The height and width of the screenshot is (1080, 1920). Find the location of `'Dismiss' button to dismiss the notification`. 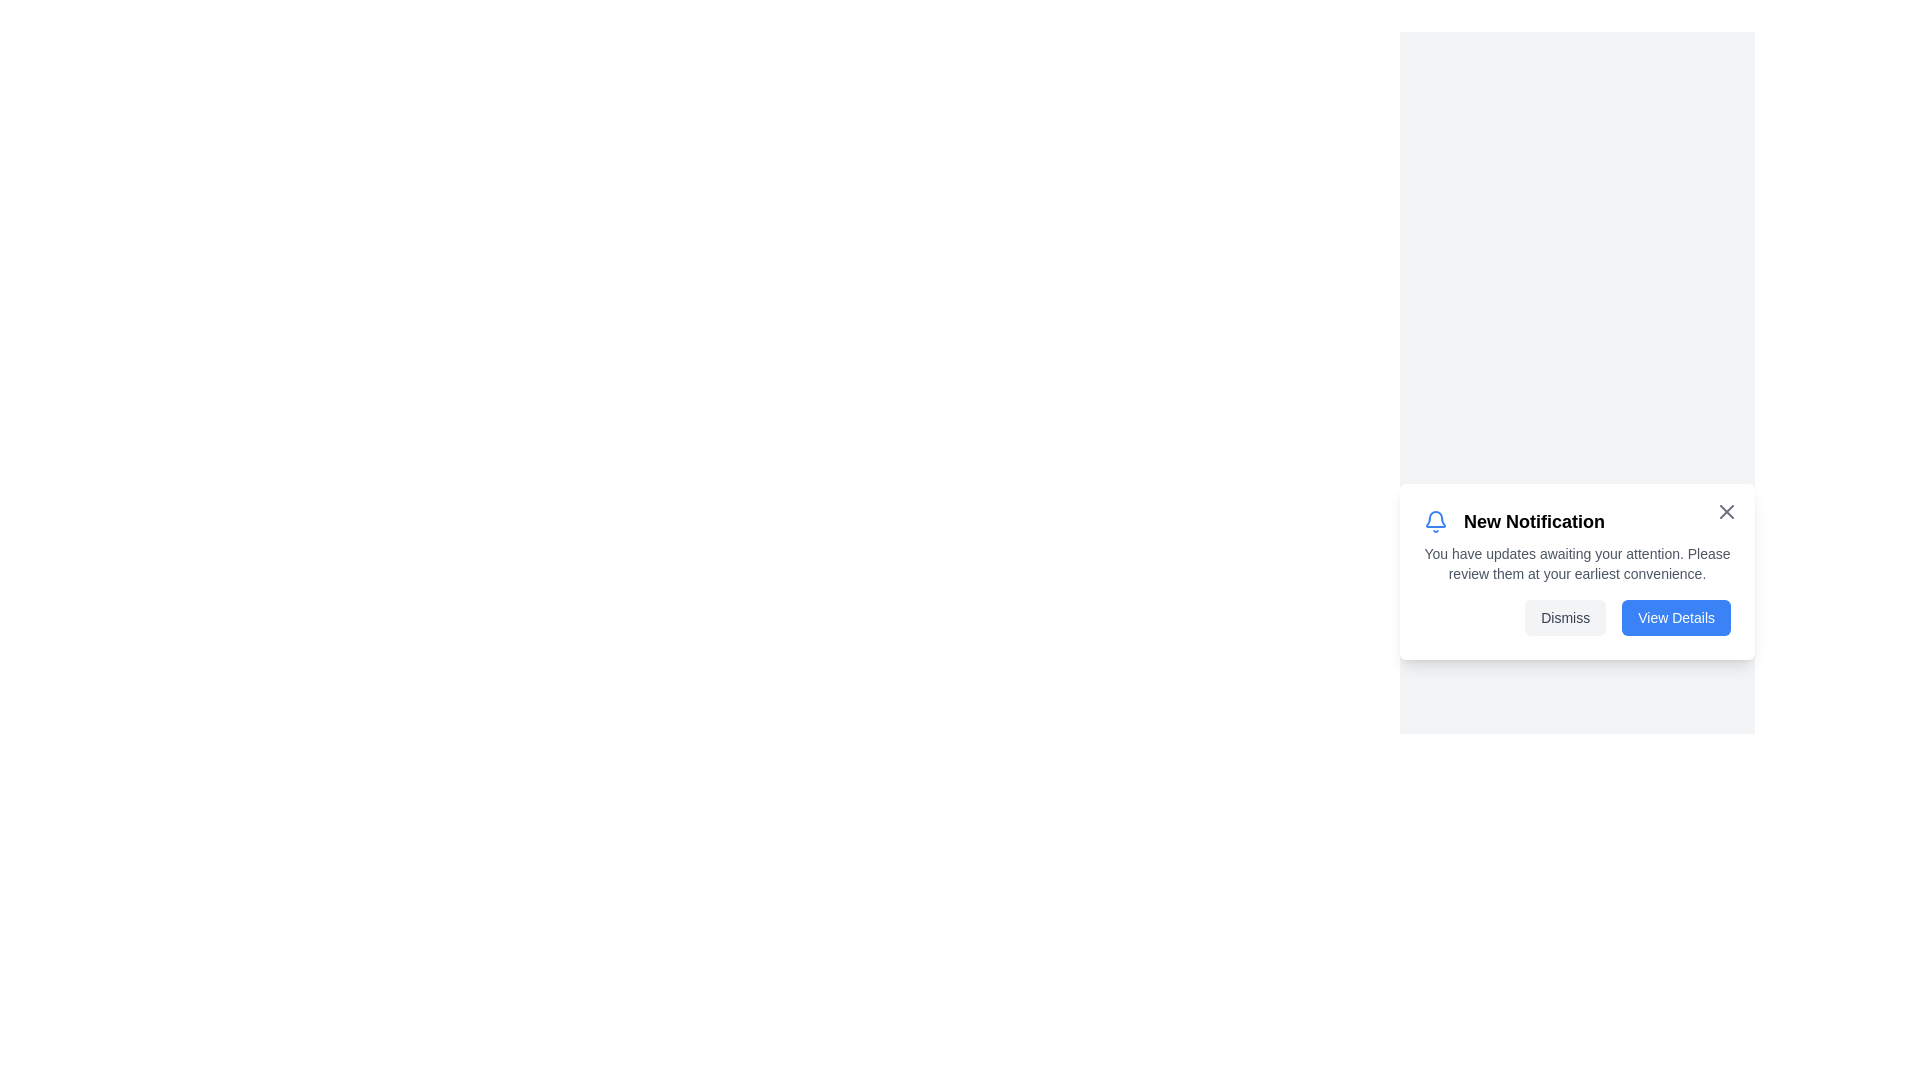

'Dismiss' button to dismiss the notification is located at coordinates (1564, 616).